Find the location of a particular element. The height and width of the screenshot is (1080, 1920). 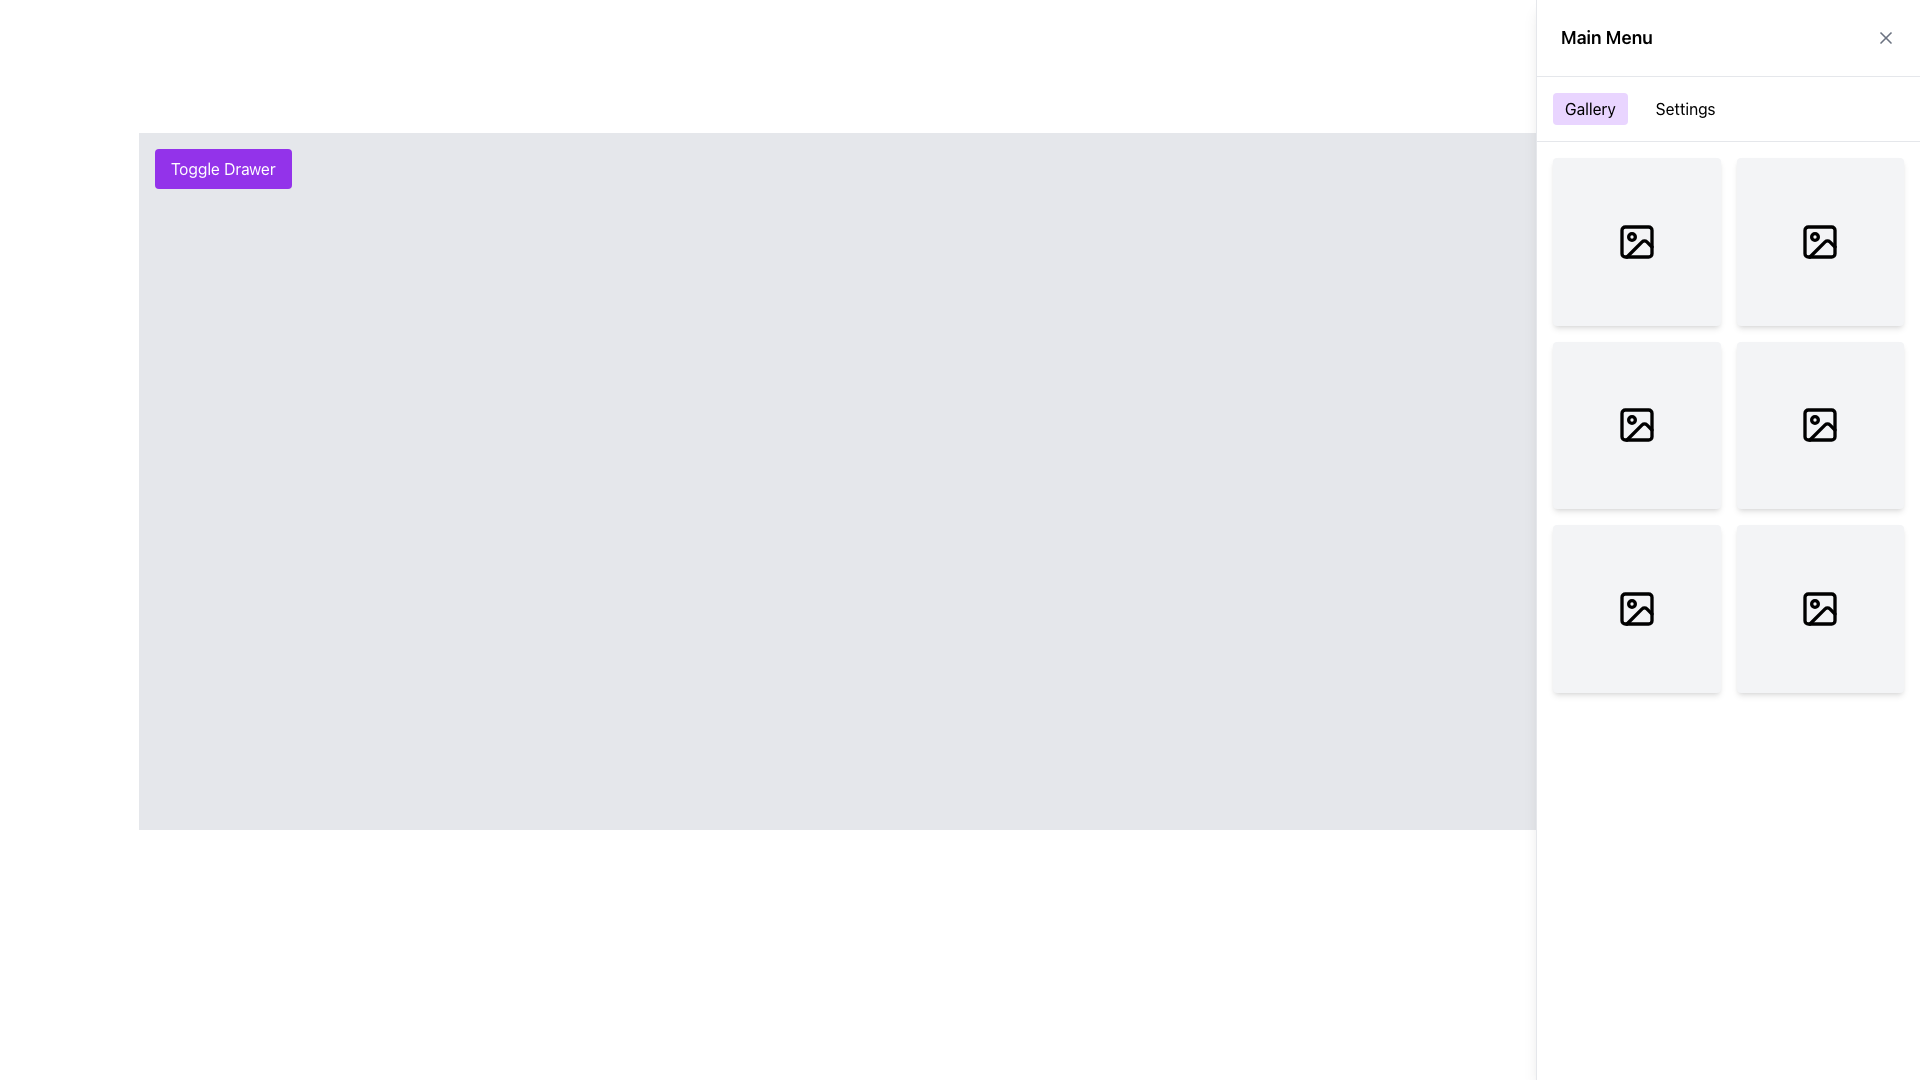

the icon located in the bottom-right cell of the 2x3 grid on the right-hand side of the interface is located at coordinates (1820, 424).